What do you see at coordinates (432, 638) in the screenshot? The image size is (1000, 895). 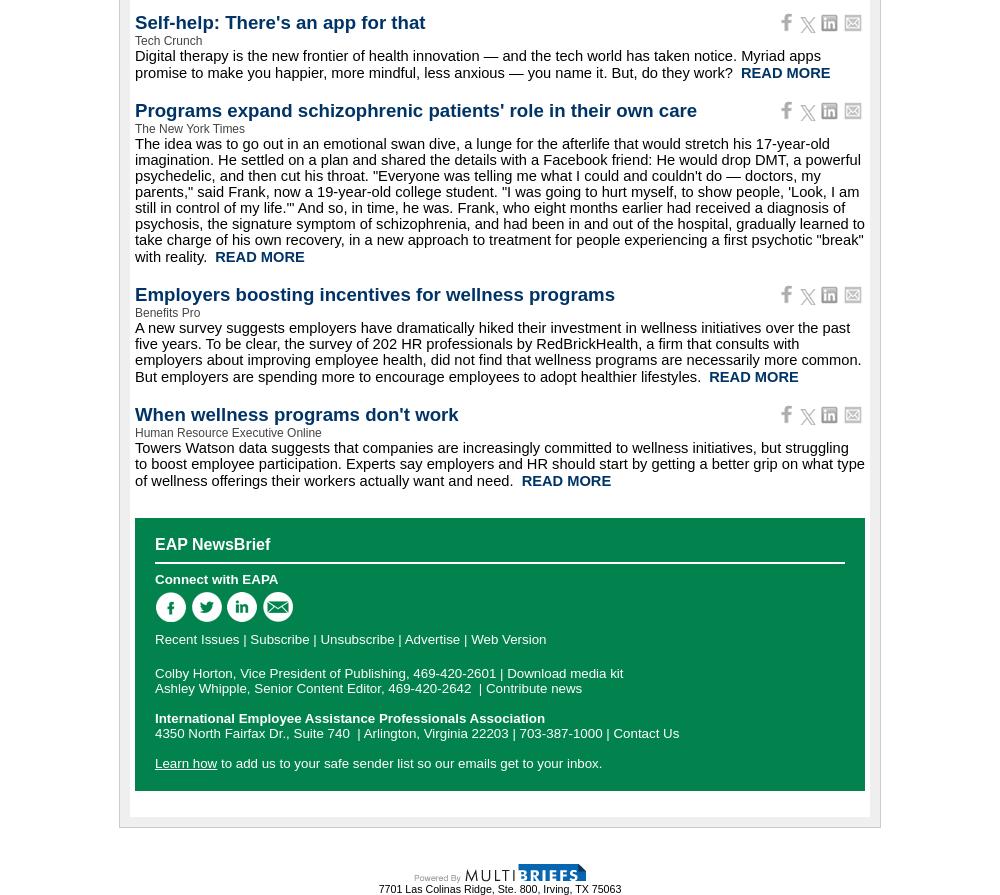 I see `'Advertise'` at bounding box center [432, 638].